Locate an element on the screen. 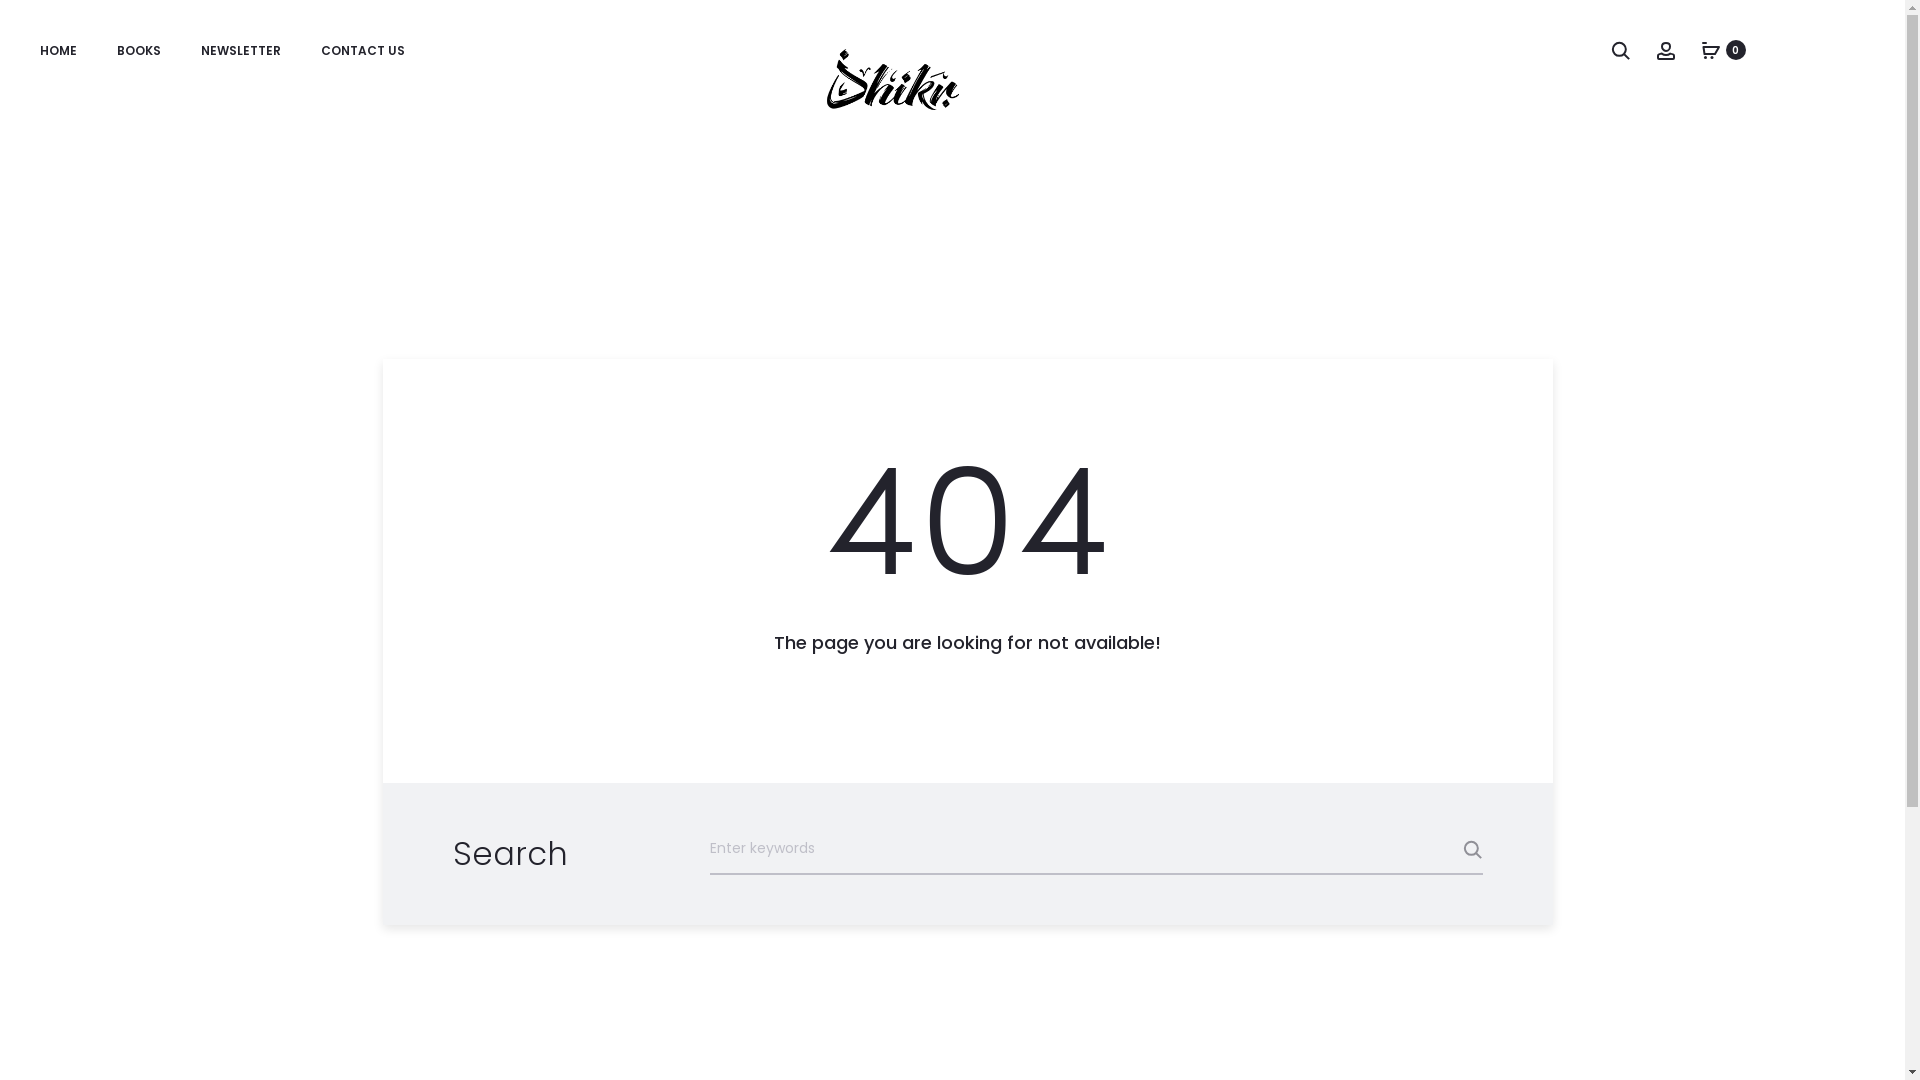  '0' is located at coordinates (1709, 49).